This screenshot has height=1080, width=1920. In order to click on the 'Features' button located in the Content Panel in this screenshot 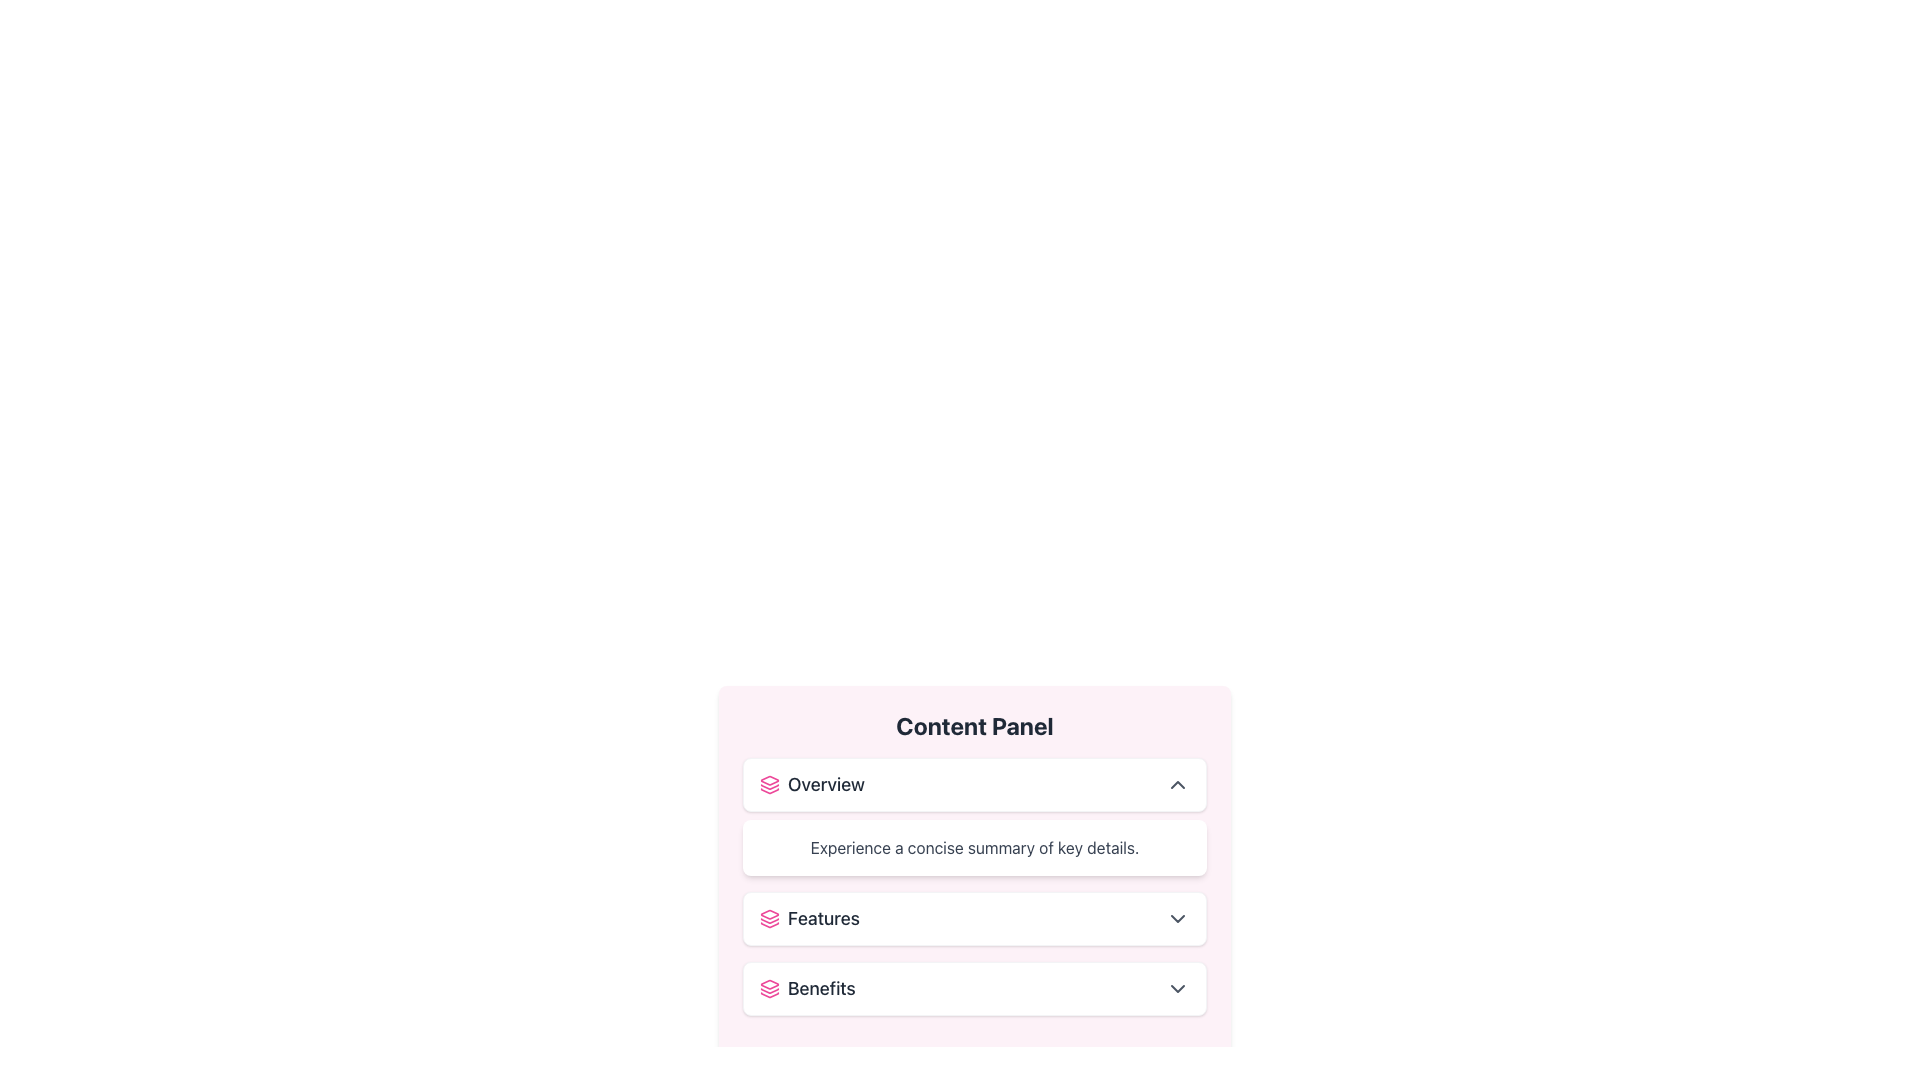, I will do `click(974, 918)`.